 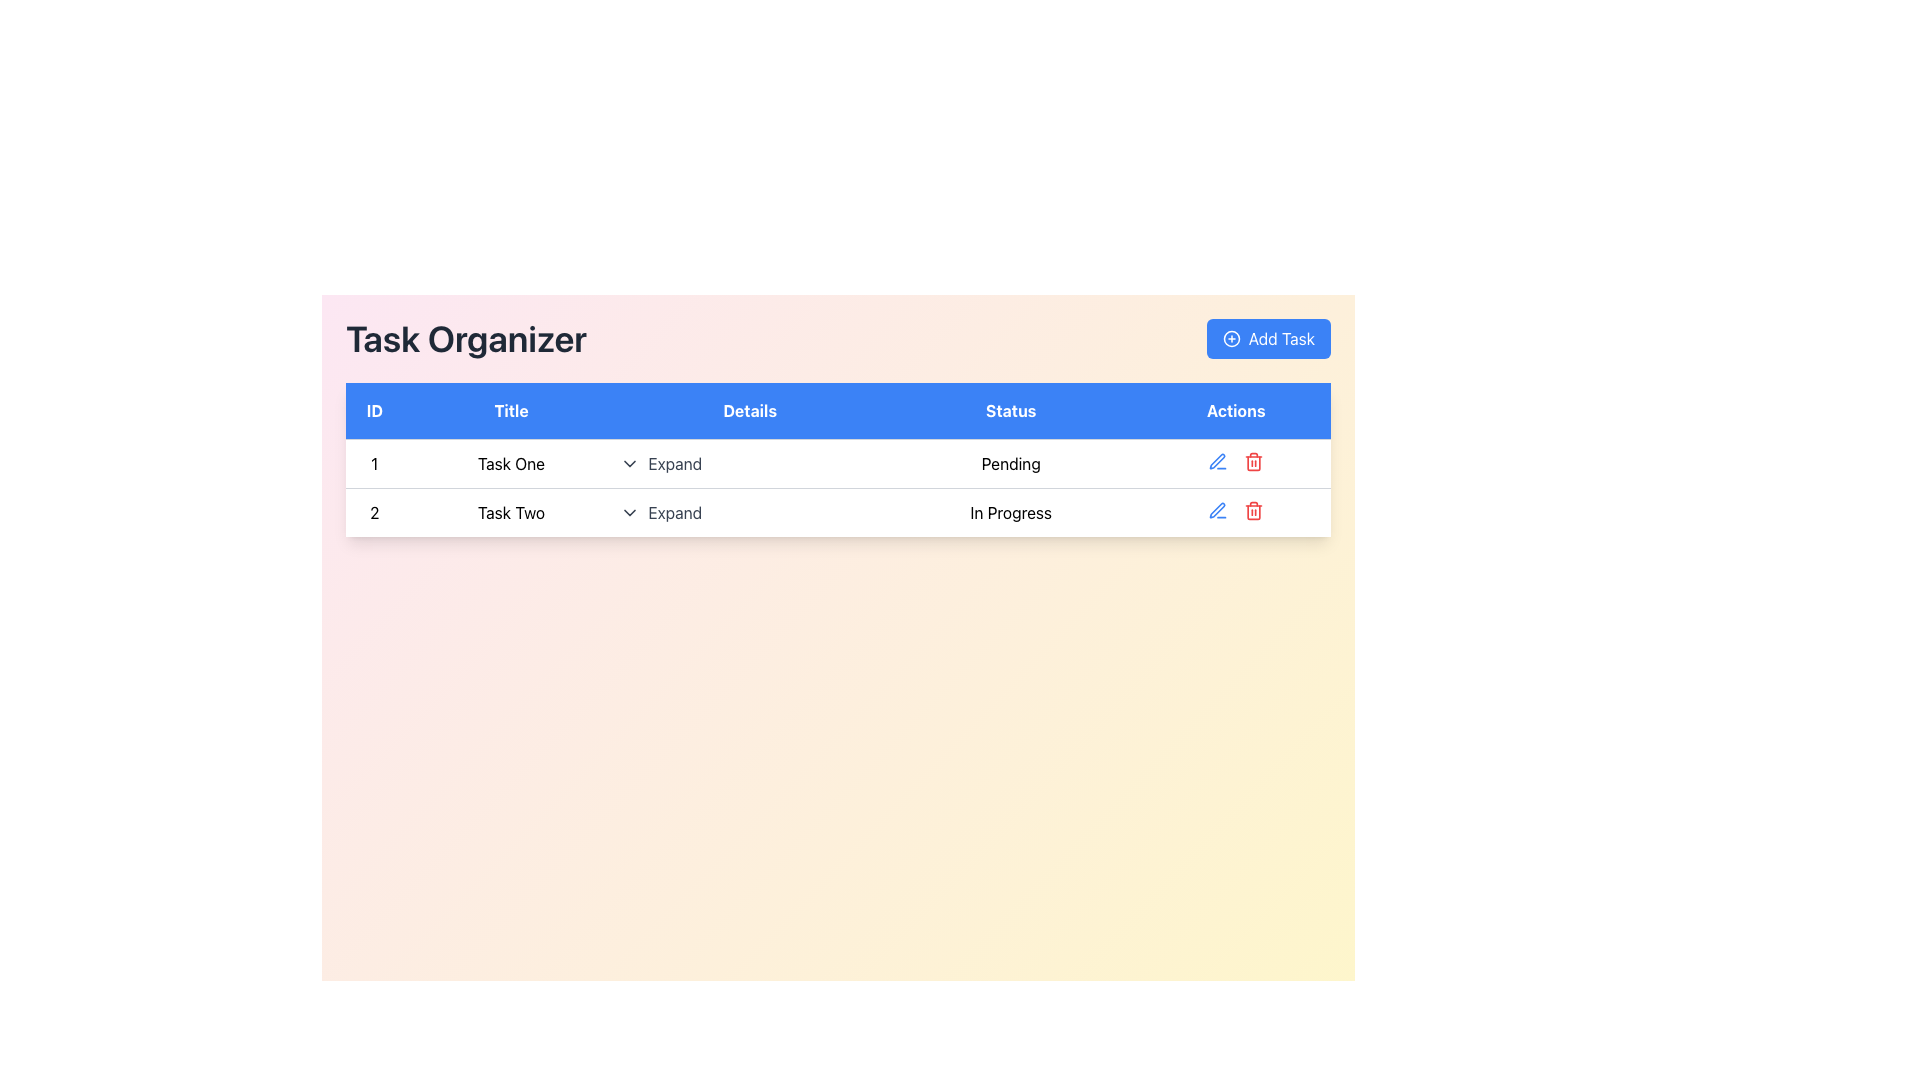 I want to click on the edit action button located in the Actions column of the second row in the table, so click(x=1217, y=462).